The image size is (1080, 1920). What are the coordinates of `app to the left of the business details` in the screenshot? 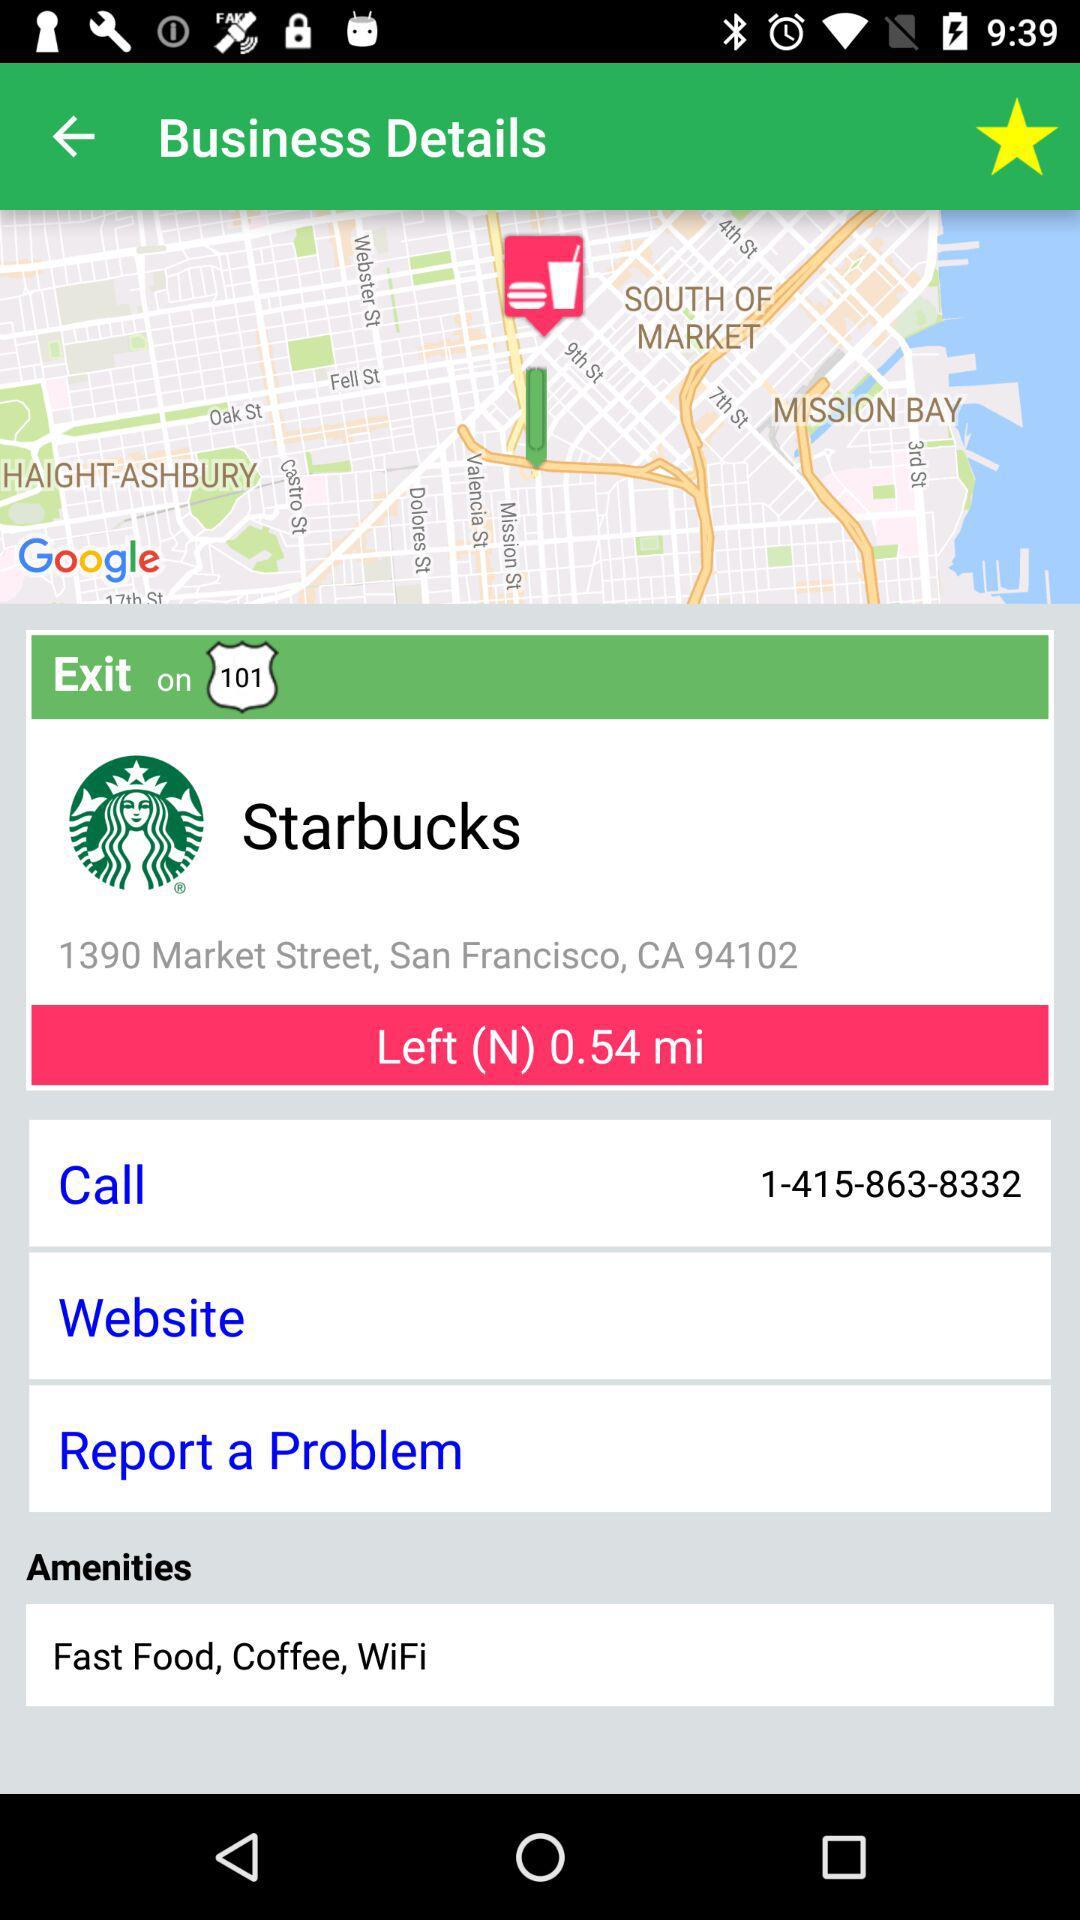 It's located at (72, 135).